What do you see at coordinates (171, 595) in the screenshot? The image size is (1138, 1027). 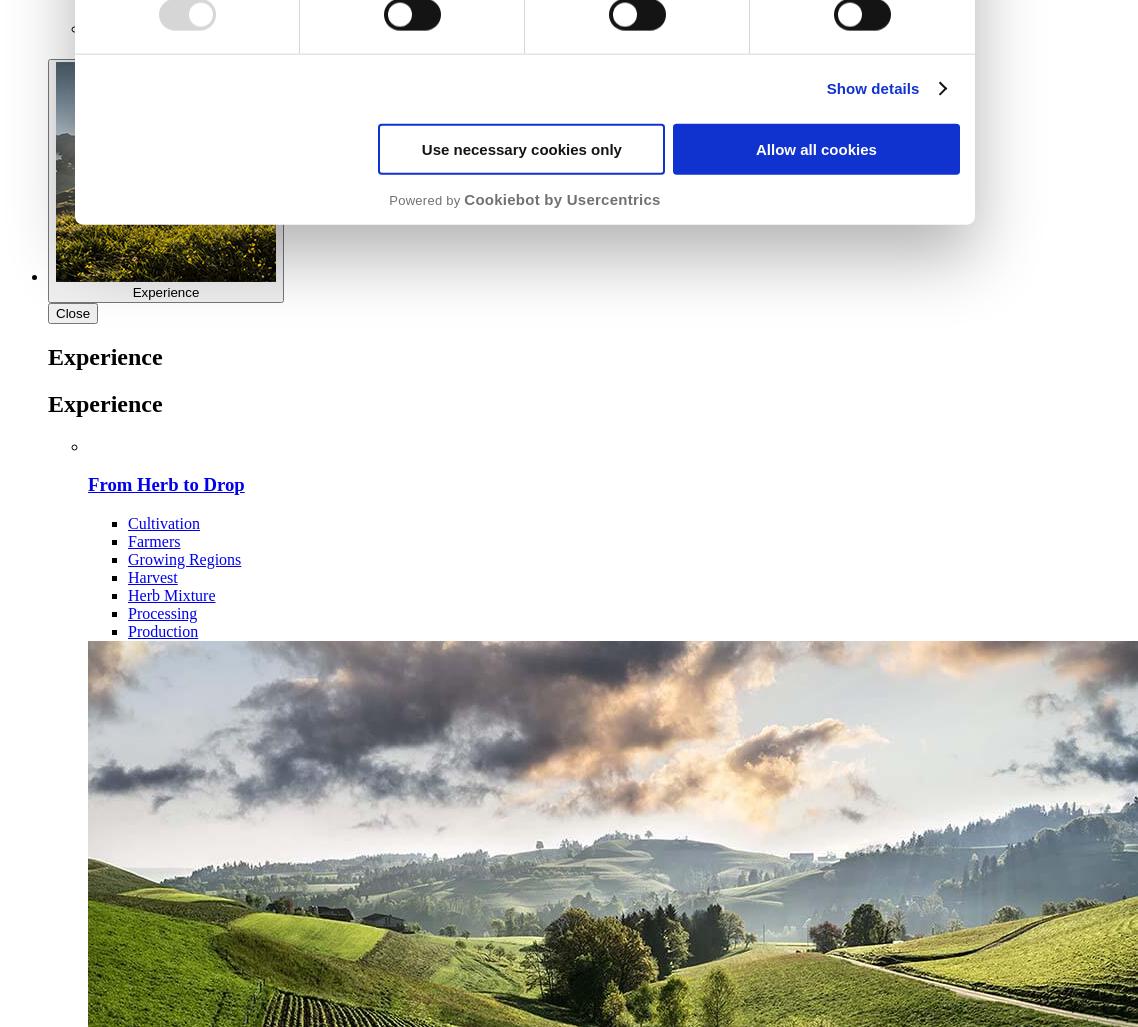 I see `'Herb Mixture'` at bounding box center [171, 595].